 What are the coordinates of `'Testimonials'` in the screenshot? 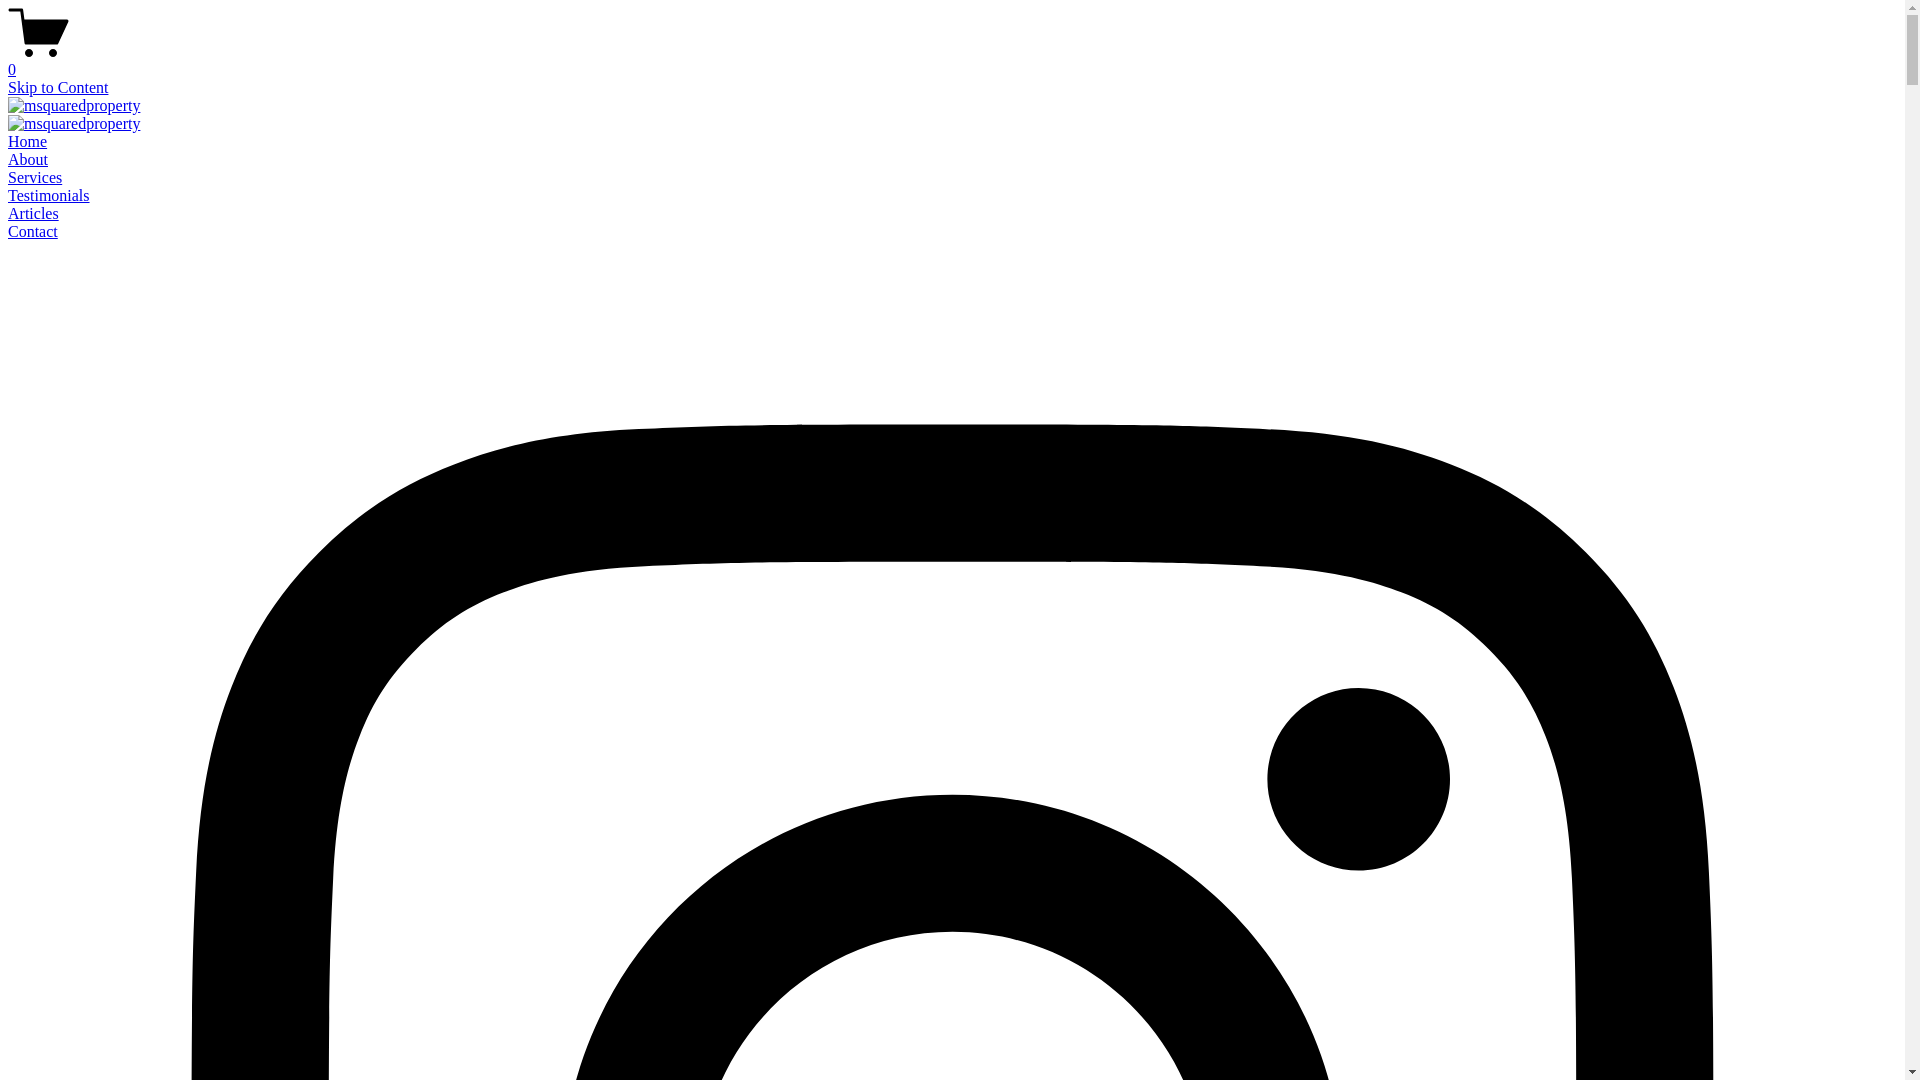 It's located at (48, 195).